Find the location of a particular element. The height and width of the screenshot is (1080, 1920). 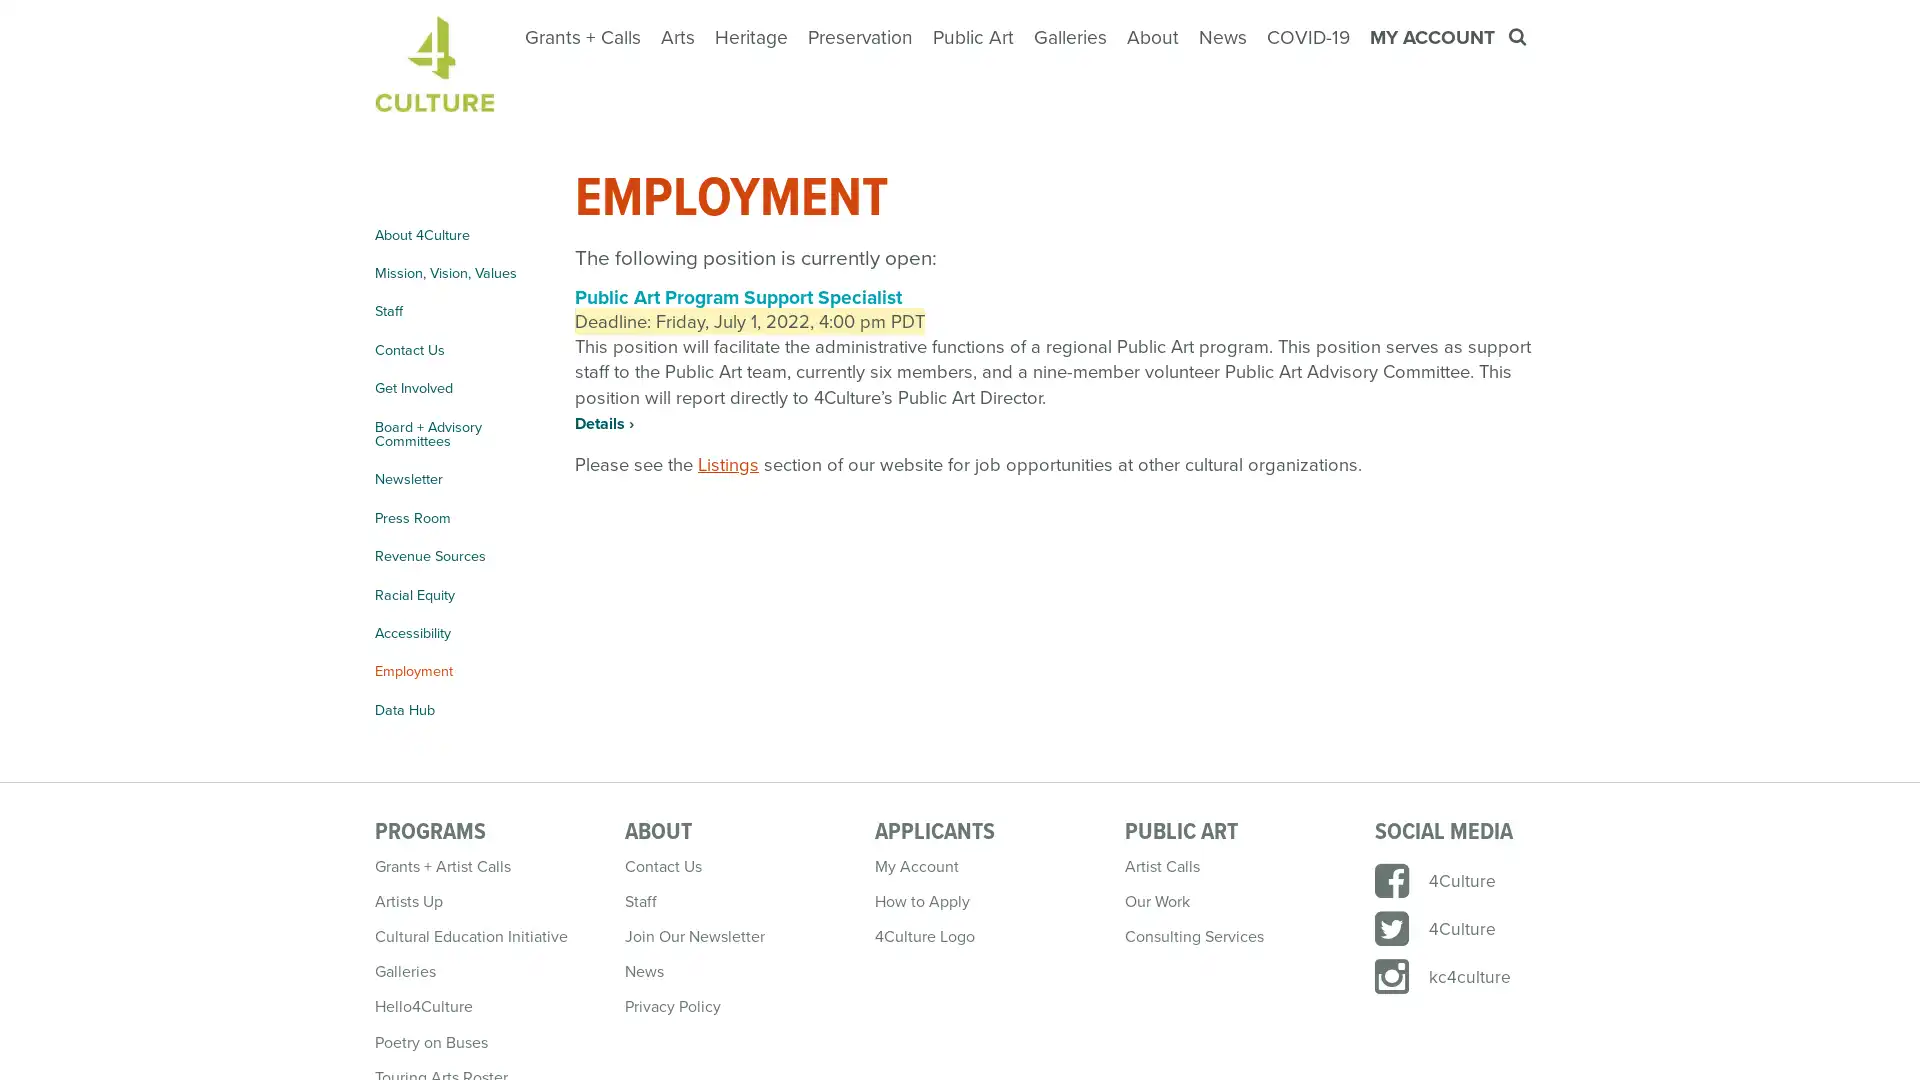

Open search is located at coordinates (1519, 37).